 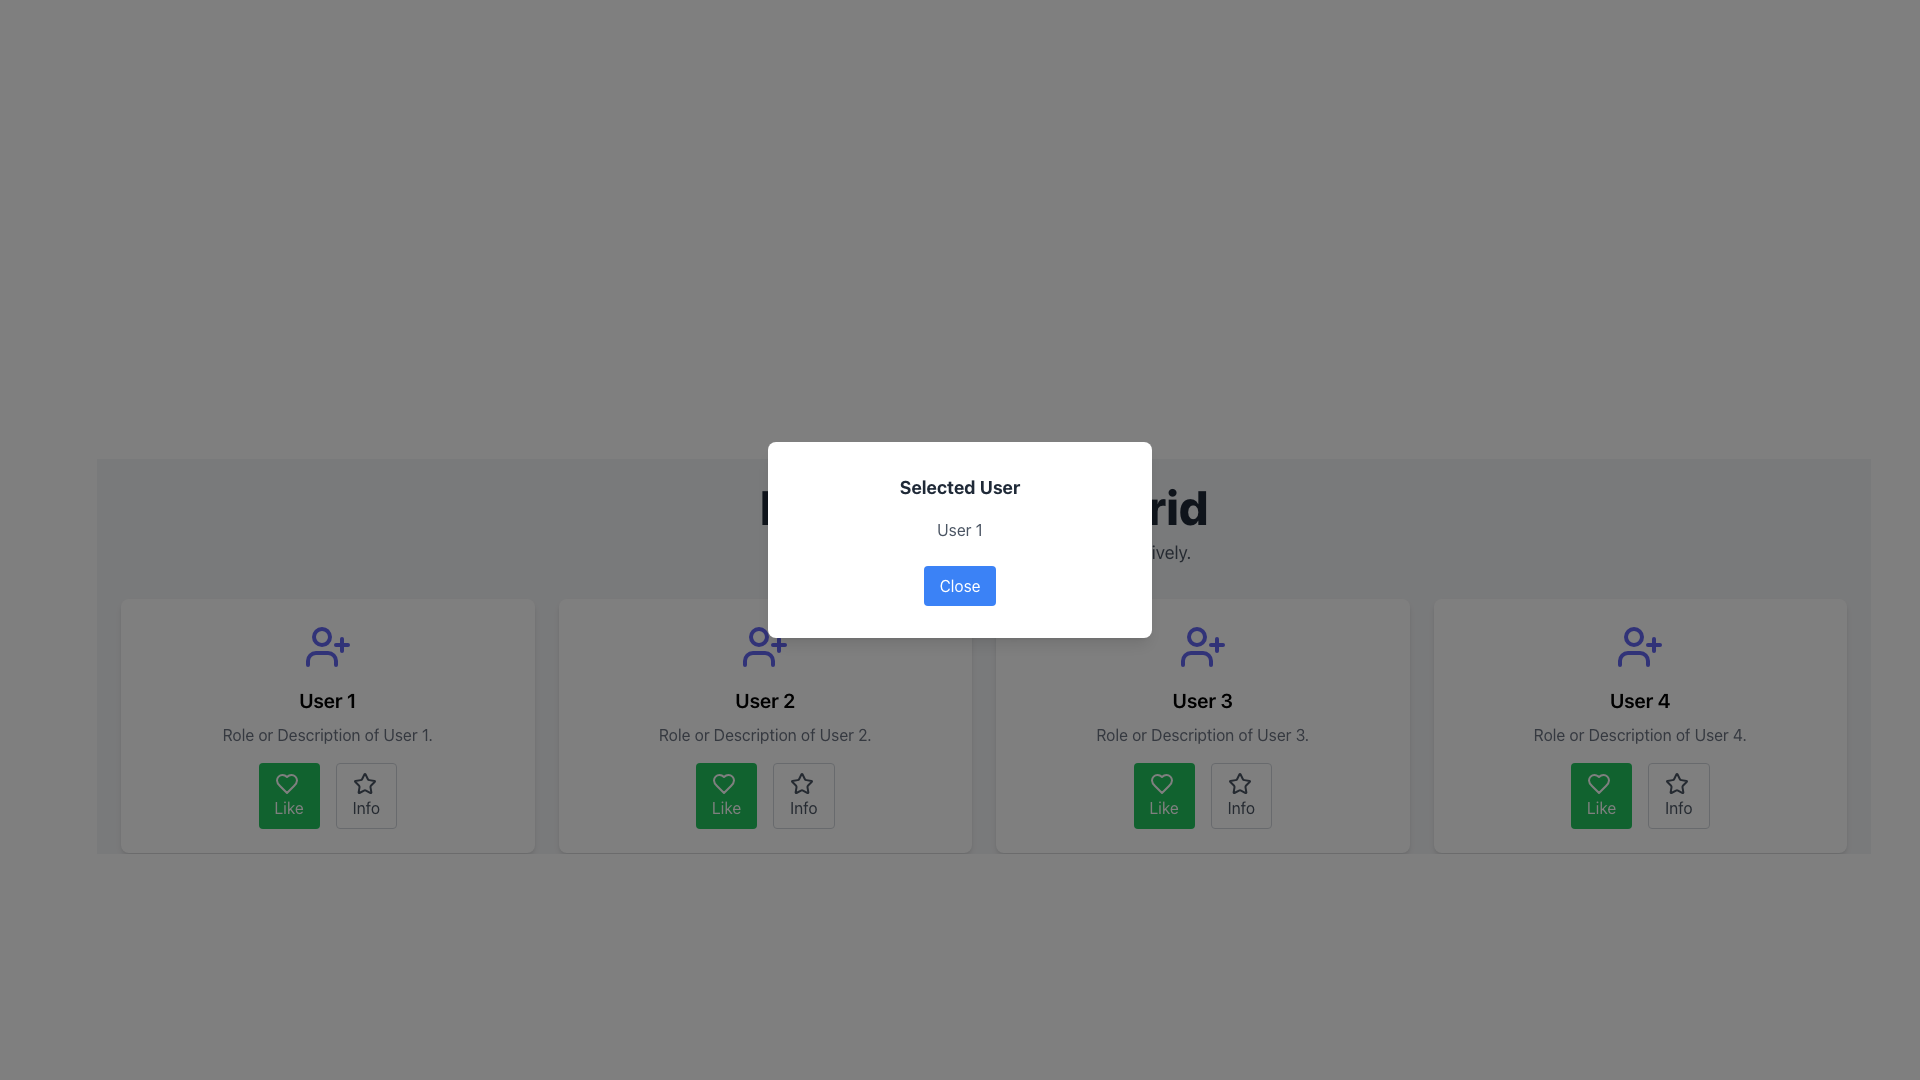 I want to click on the circle representing the head of the user icon for 'User 3', located above the label 'User 3', so click(x=1196, y=636).